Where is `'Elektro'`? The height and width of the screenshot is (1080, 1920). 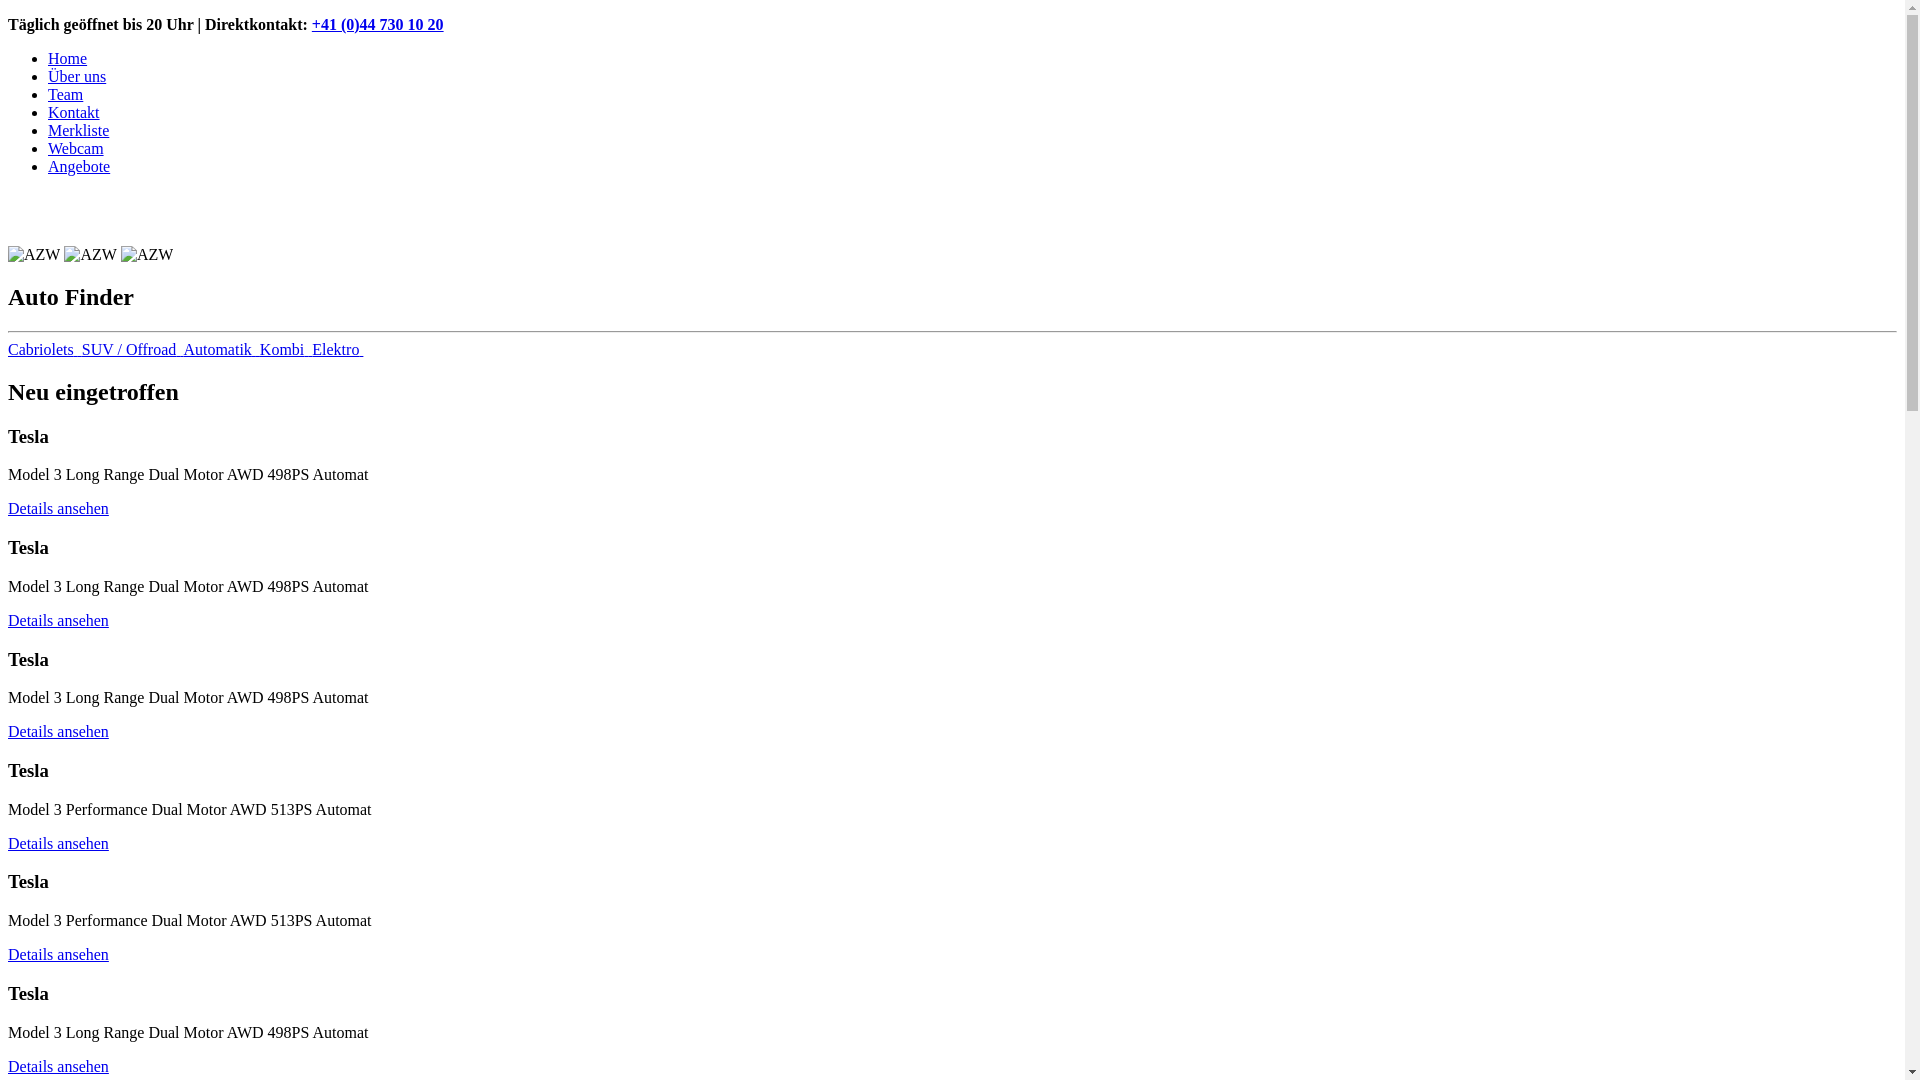 'Elektro' is located at coordinates (337, 348).